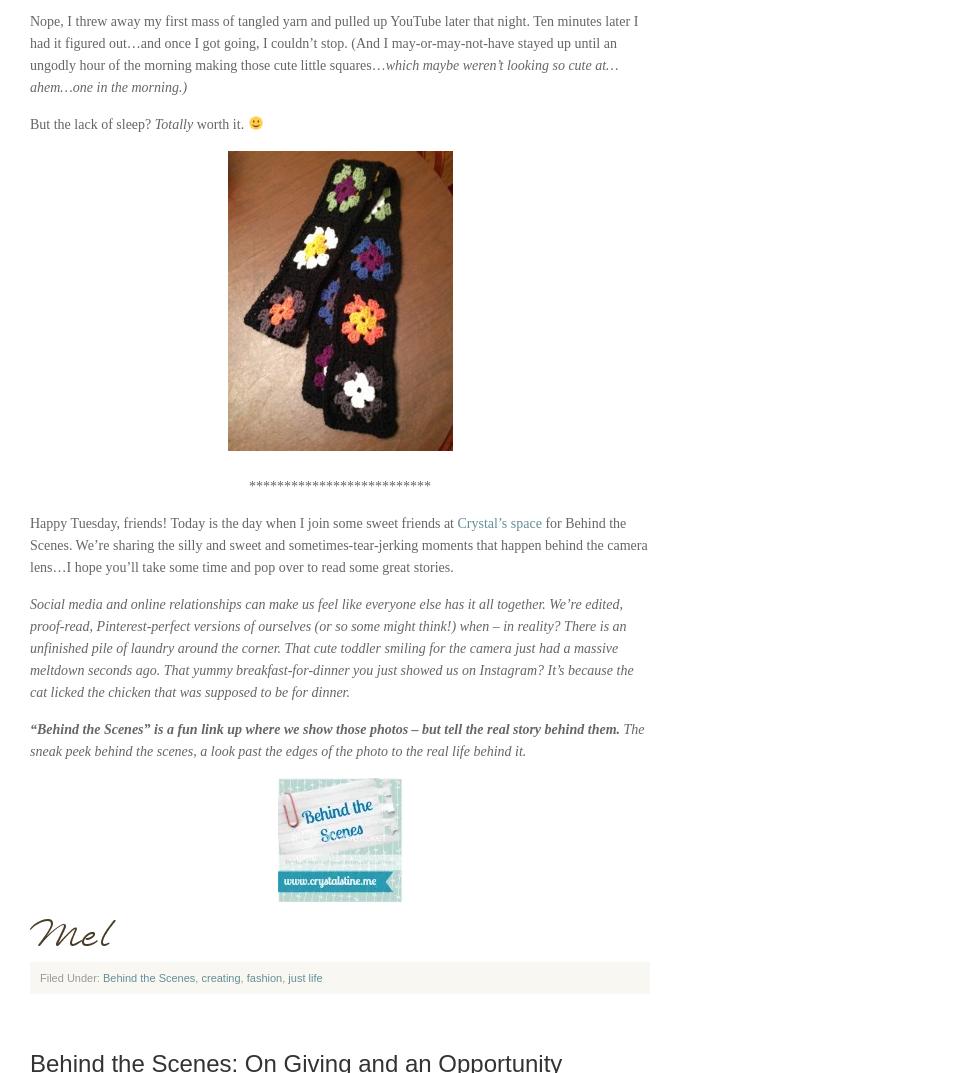  What do you see at coordinates (323, 76) in the screenshot?
I see `'which maybe weren’t looking so cute at…ahem…one in the morning.)'` at bounding box center [323, 76].